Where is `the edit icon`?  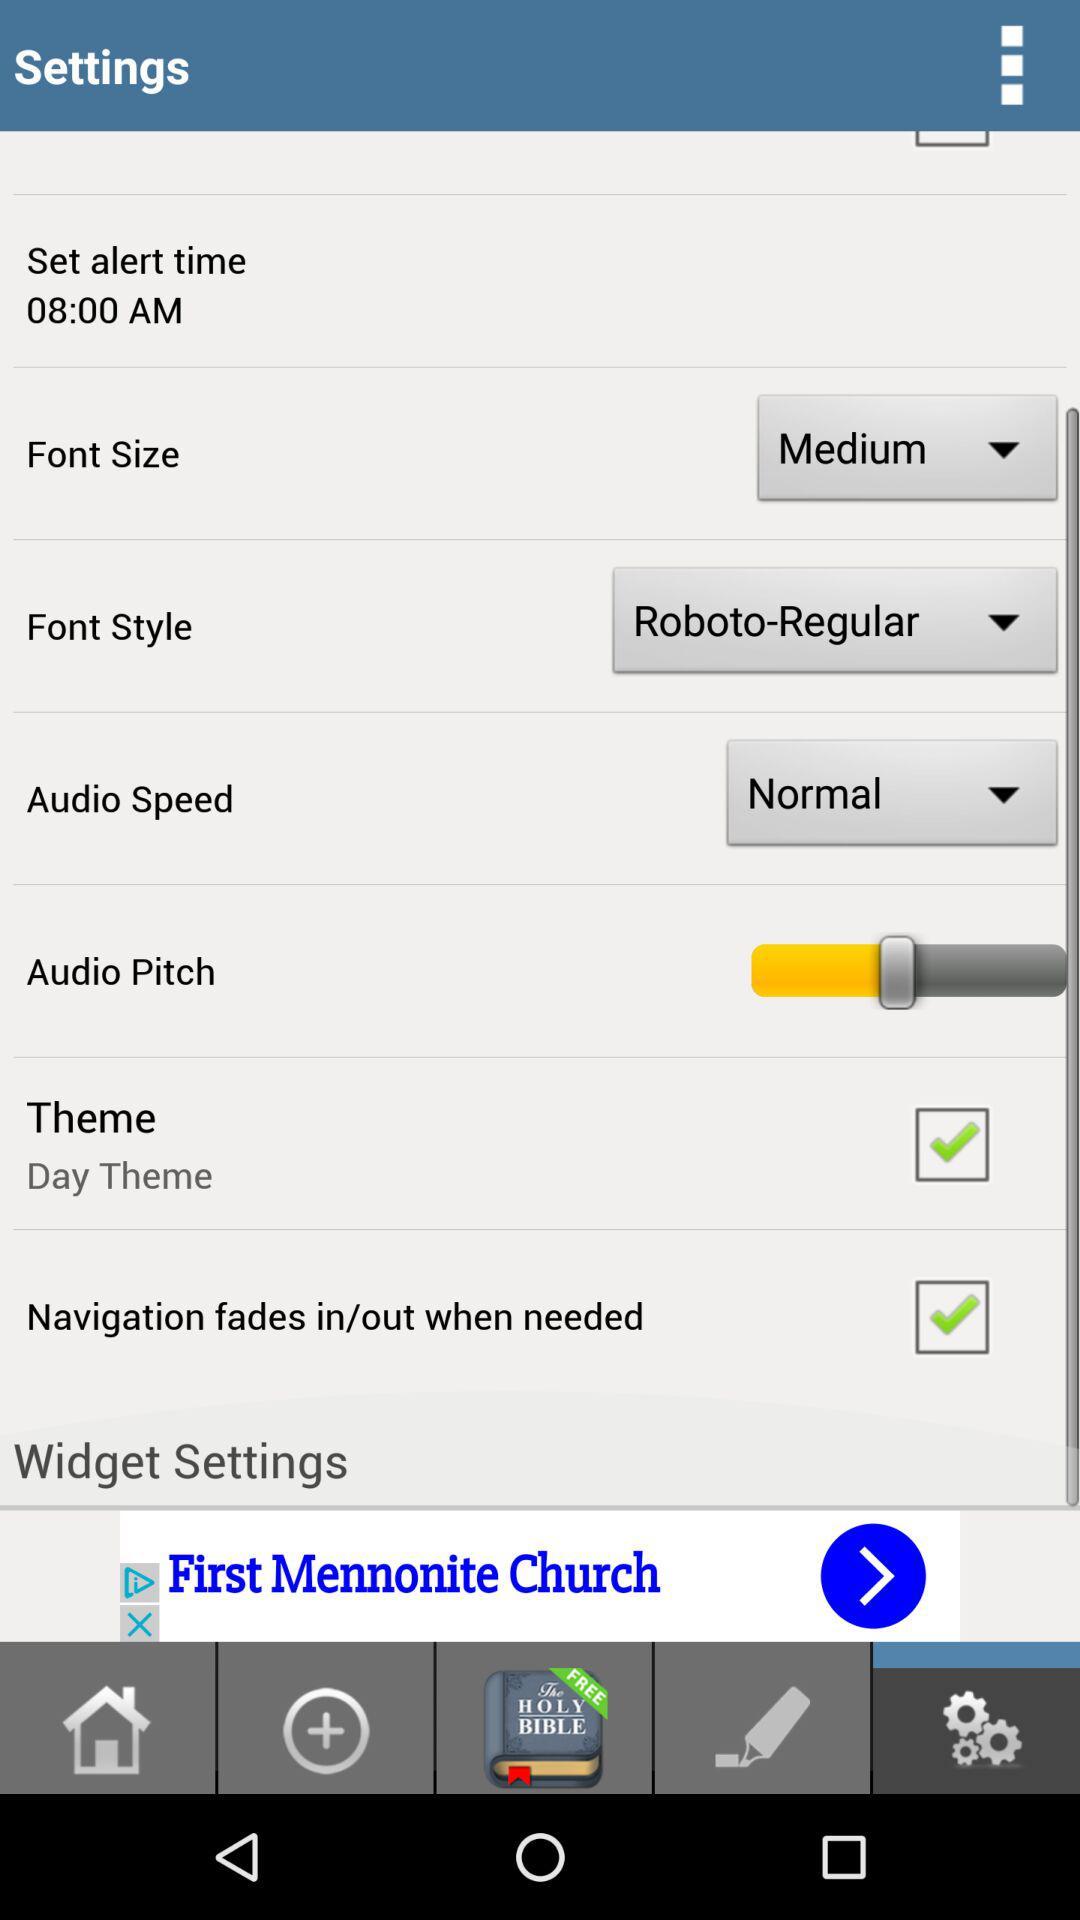
the edit icon is located at coordinates (762, 1851).